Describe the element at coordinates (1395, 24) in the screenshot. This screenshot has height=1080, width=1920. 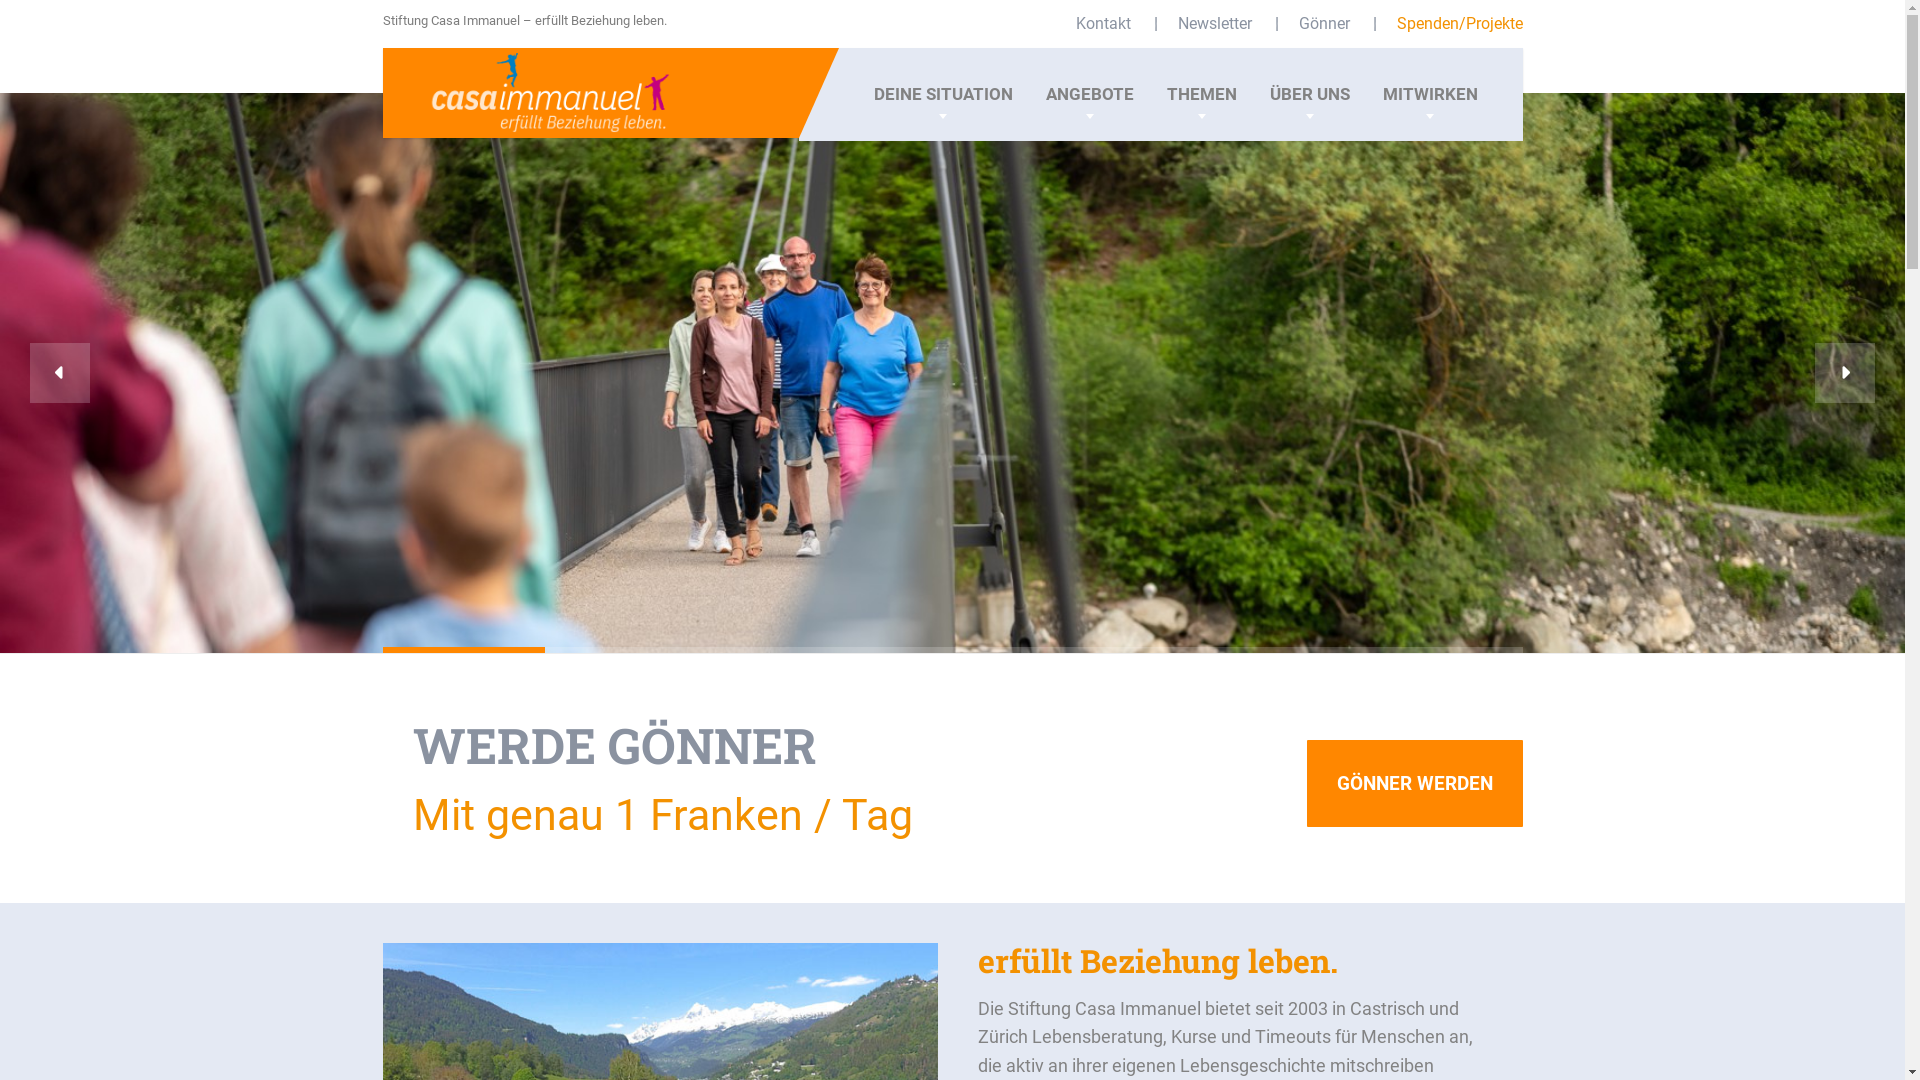
I see `'Spenden/Projekte'` at that location.